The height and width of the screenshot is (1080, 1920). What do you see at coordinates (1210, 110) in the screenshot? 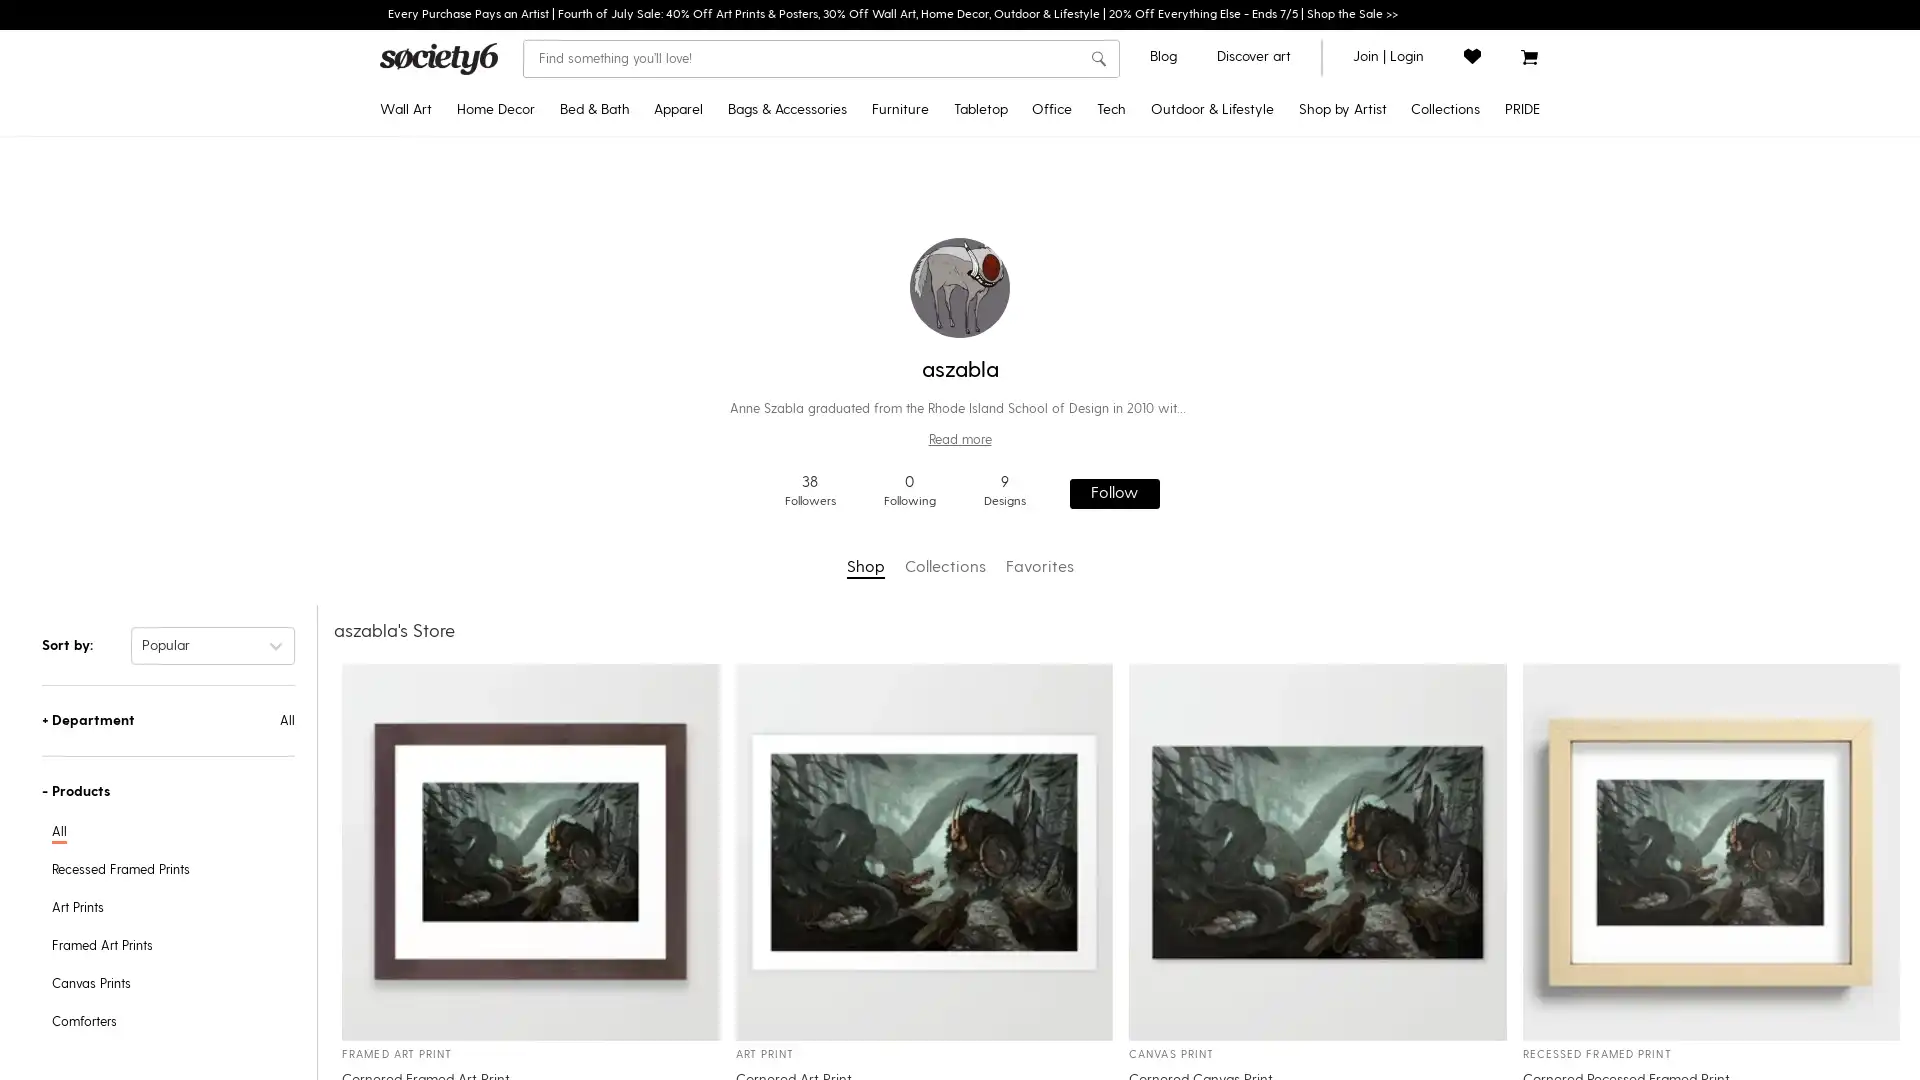
I see `Outdoor & Lifestyle` at bounding box center [1210, 110].